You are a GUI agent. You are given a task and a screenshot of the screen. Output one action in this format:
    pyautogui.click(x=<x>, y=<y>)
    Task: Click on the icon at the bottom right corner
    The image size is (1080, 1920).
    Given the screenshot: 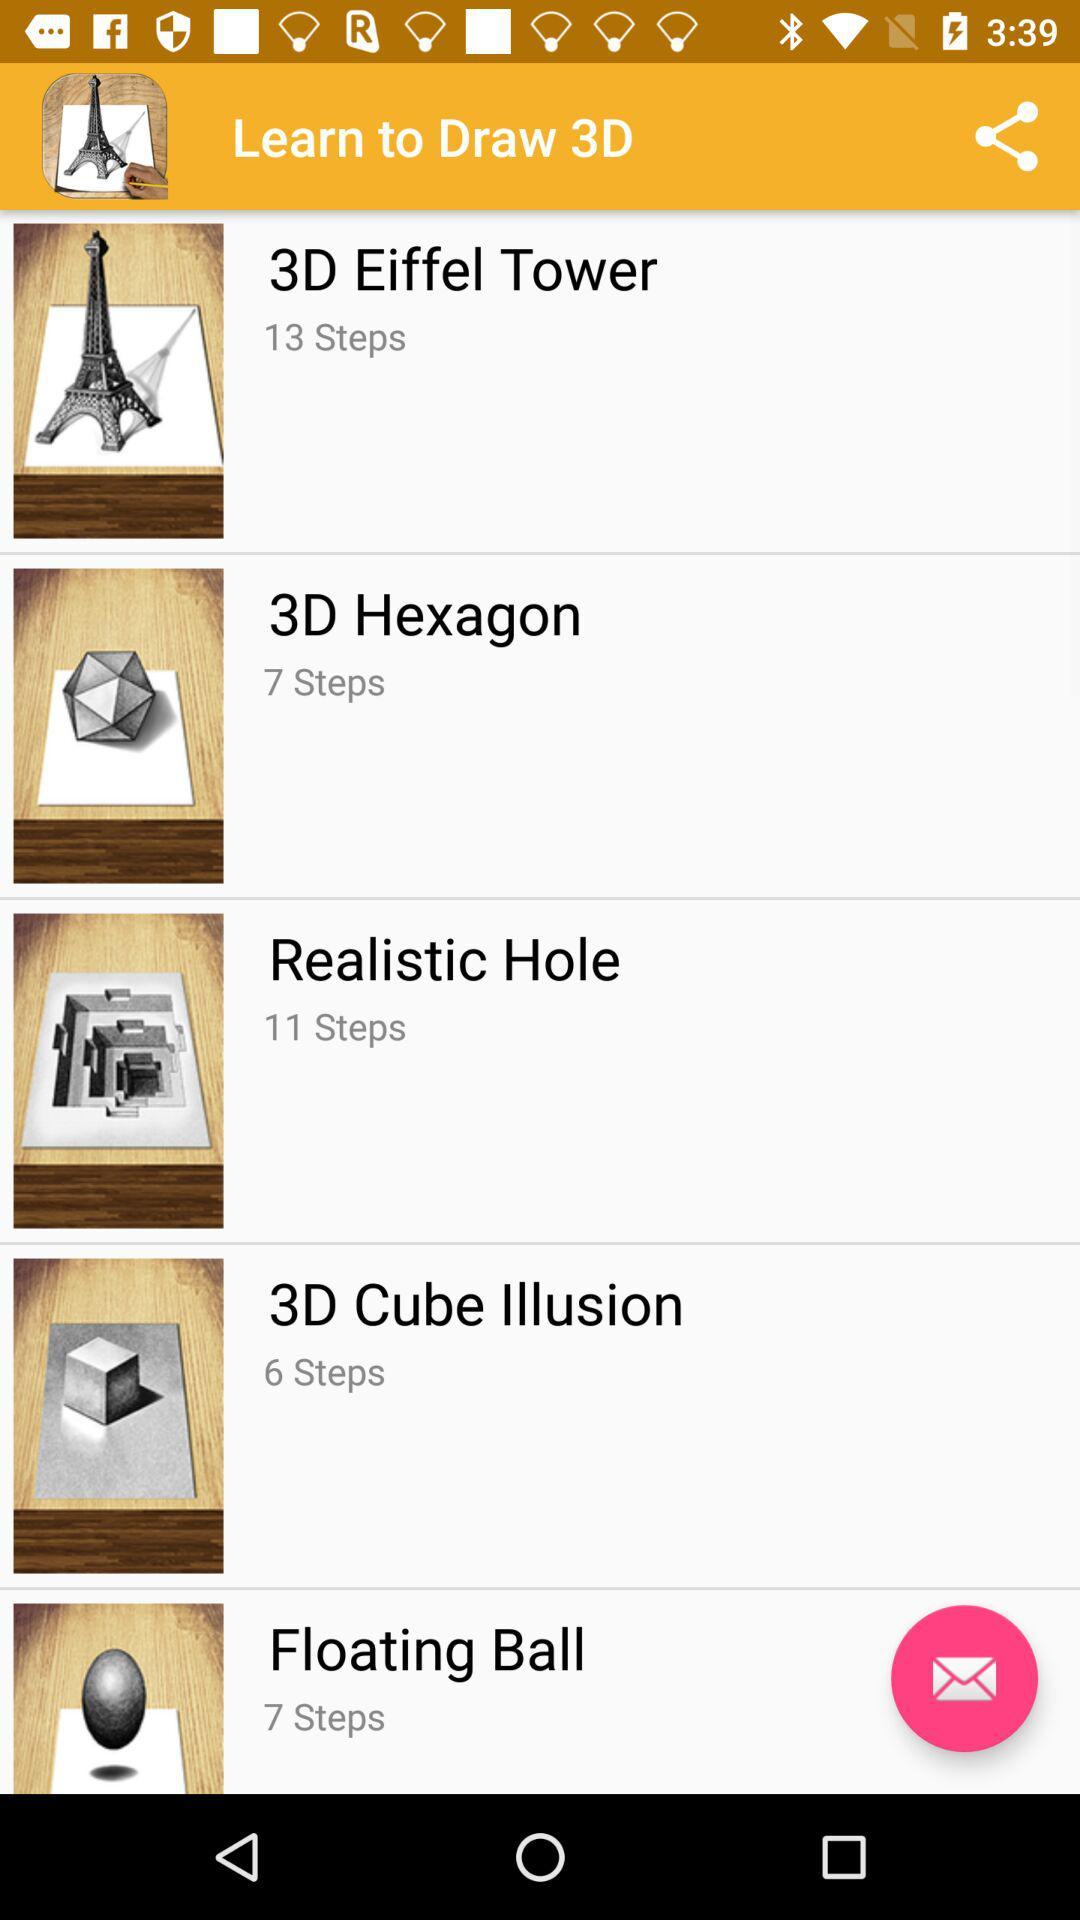 What is the action you would take?
    pyautogui.click(x=963, y=1678)
    